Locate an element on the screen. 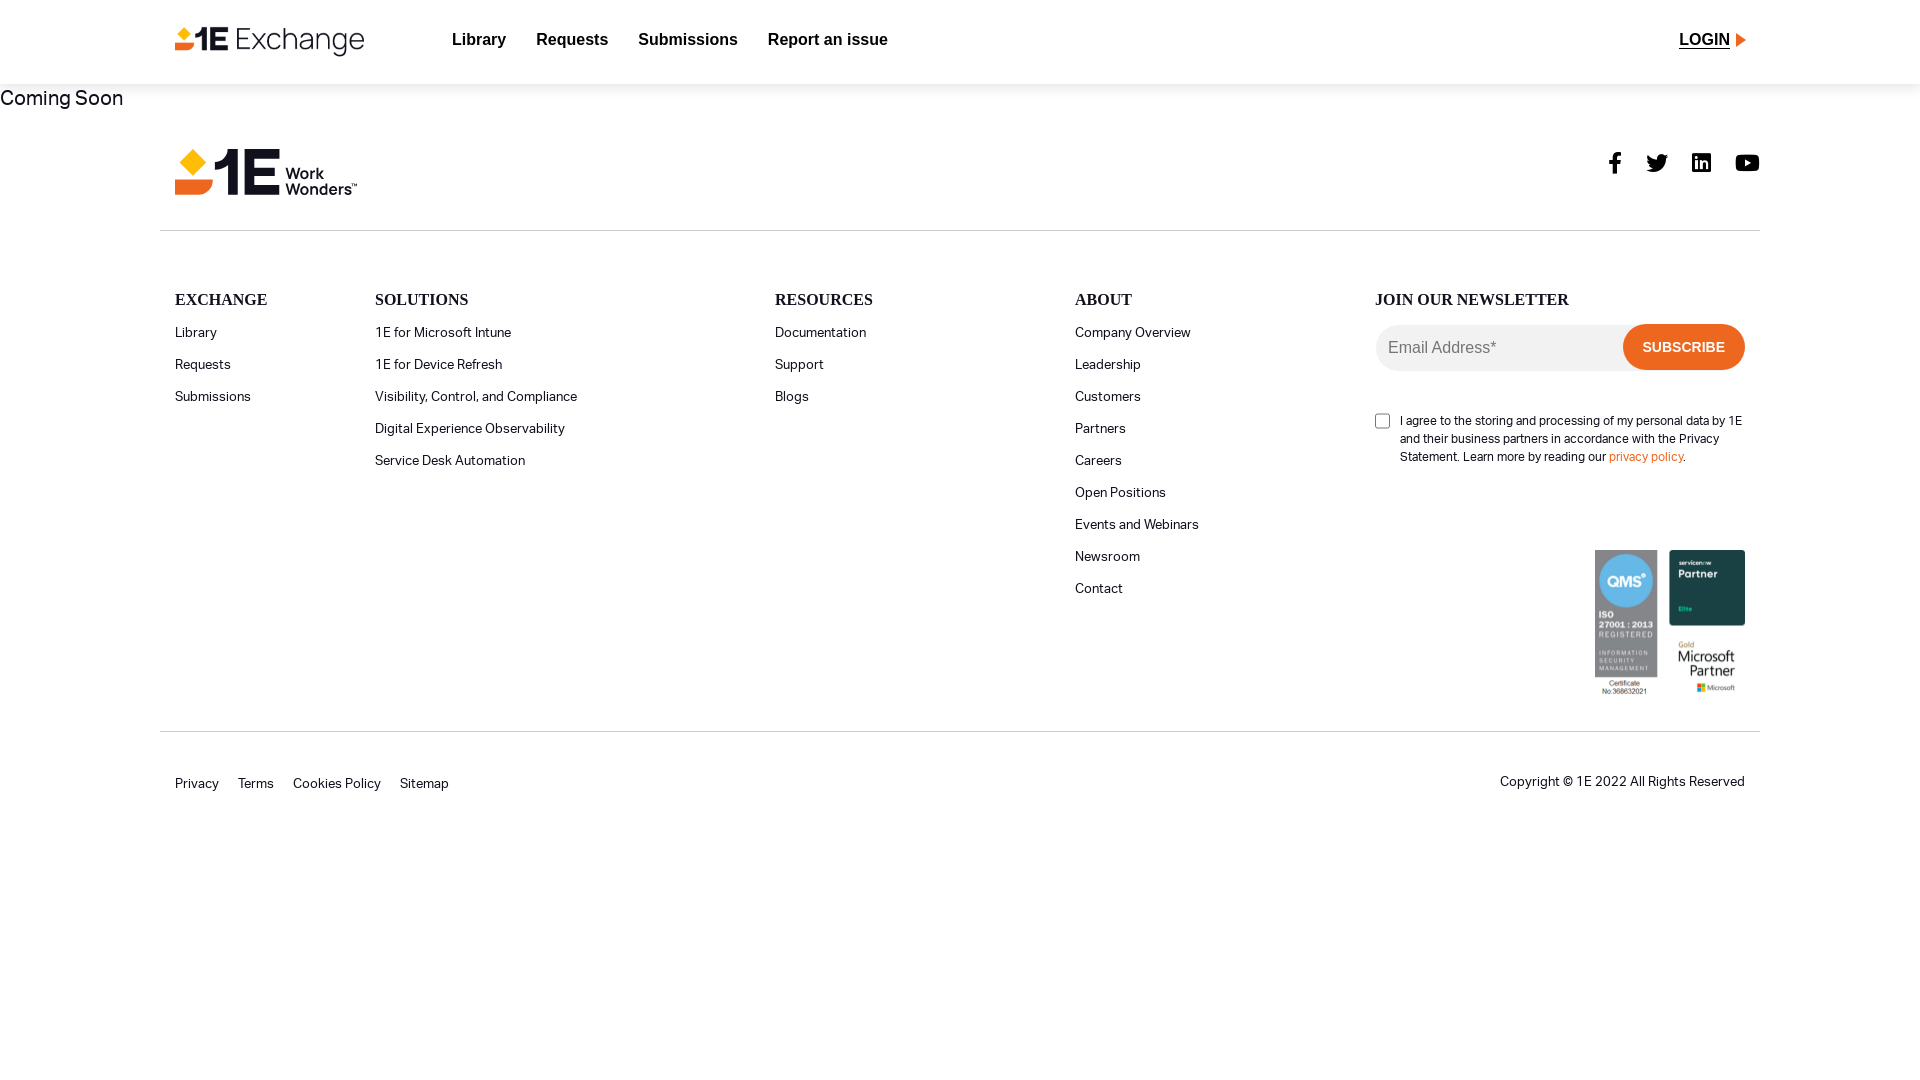  'Events and Webinars' is located at coordinates (1137, 524).